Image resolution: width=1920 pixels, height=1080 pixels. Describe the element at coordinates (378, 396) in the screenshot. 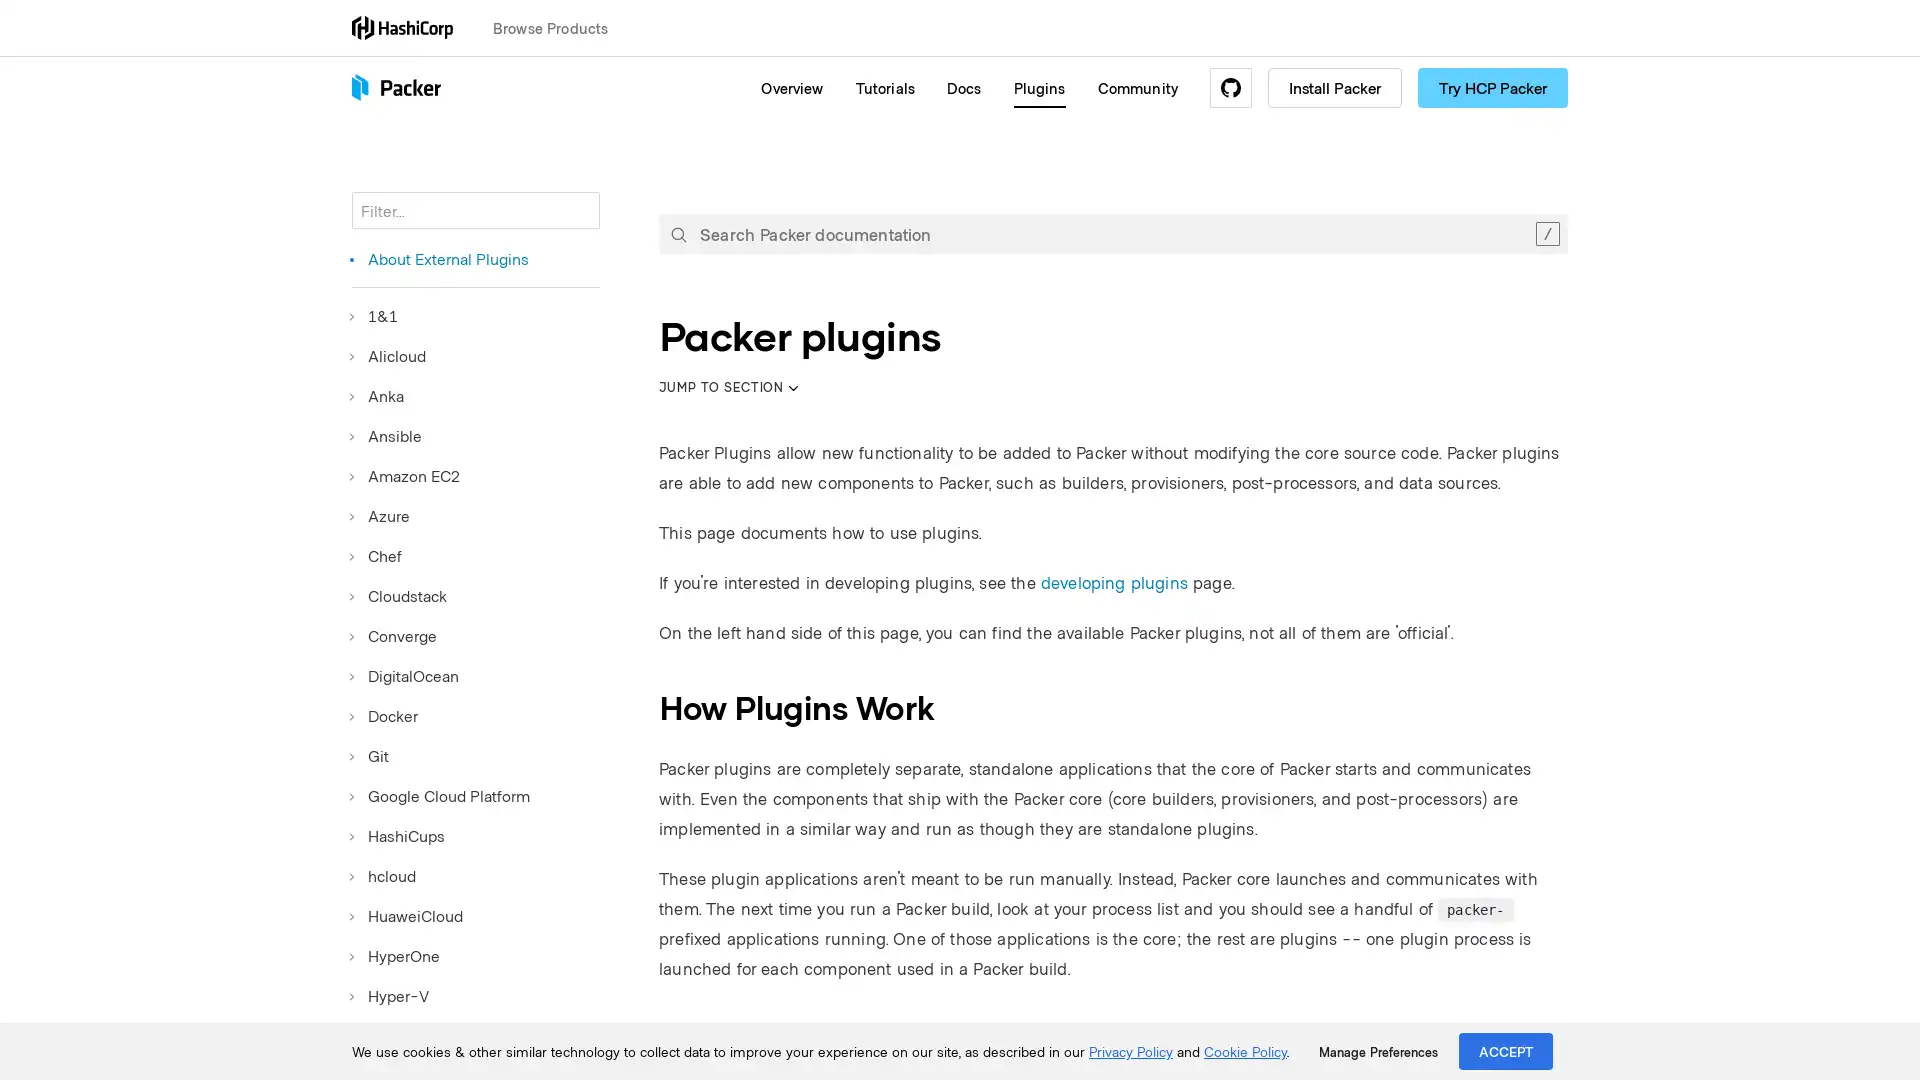

I see `Anka` at that location.